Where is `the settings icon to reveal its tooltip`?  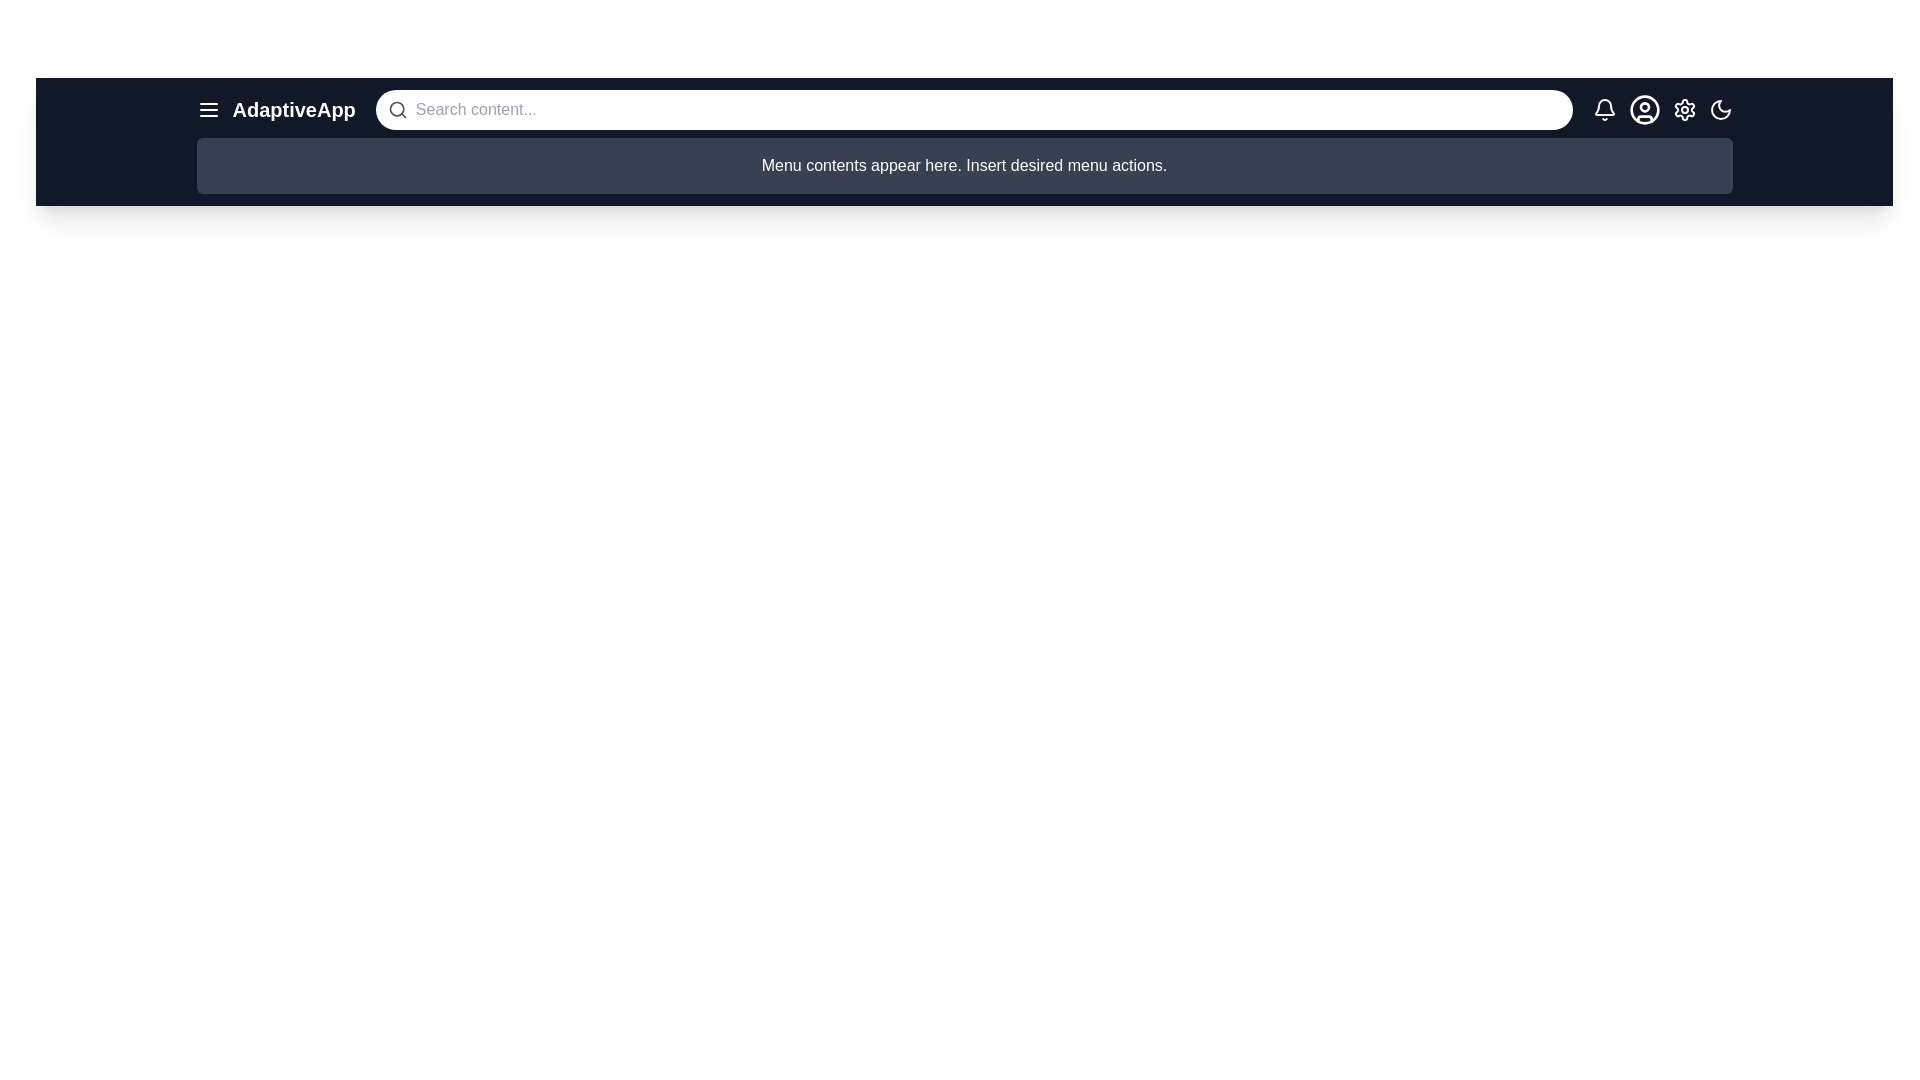 the settings icon to reveal its tooltip is located at coordinates (1683, 110).